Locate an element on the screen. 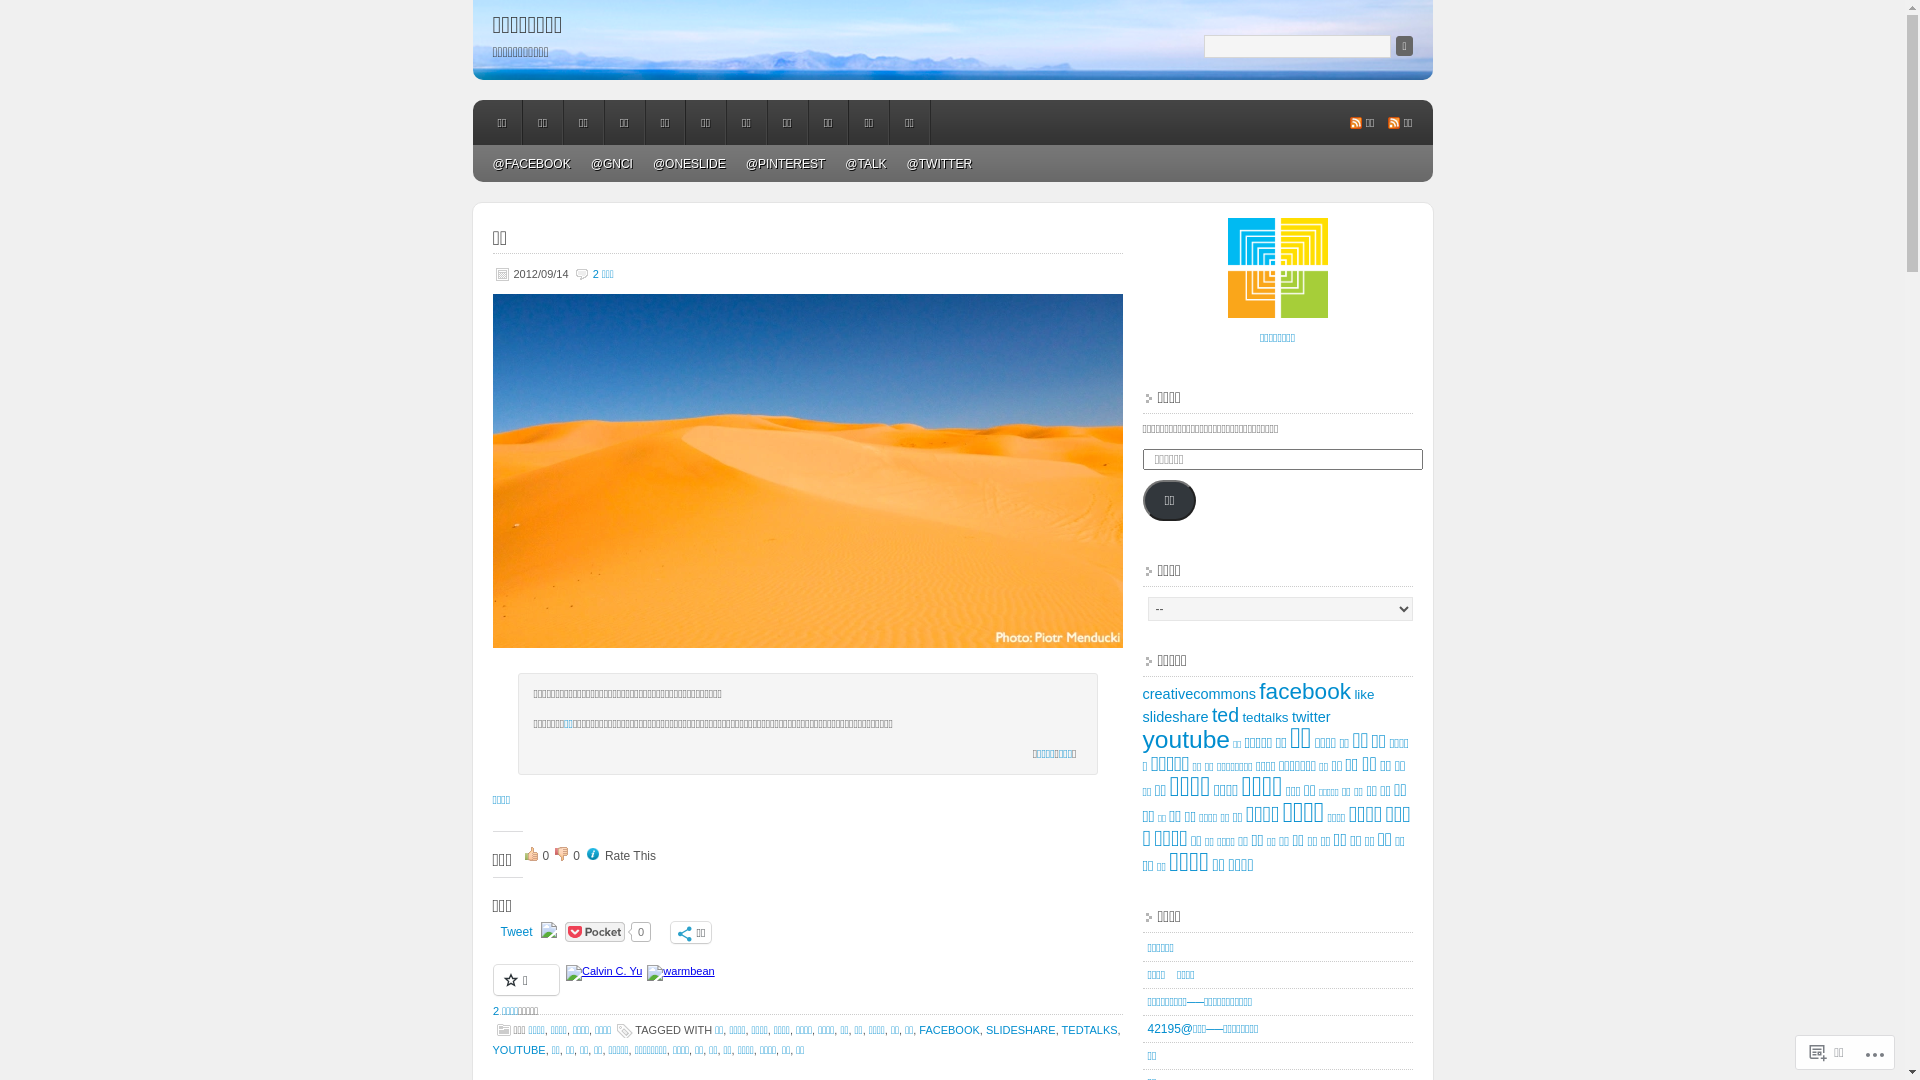 This screenshot has width=1920, height=1080. 'twitter' is located at coordinates (1311, 716).